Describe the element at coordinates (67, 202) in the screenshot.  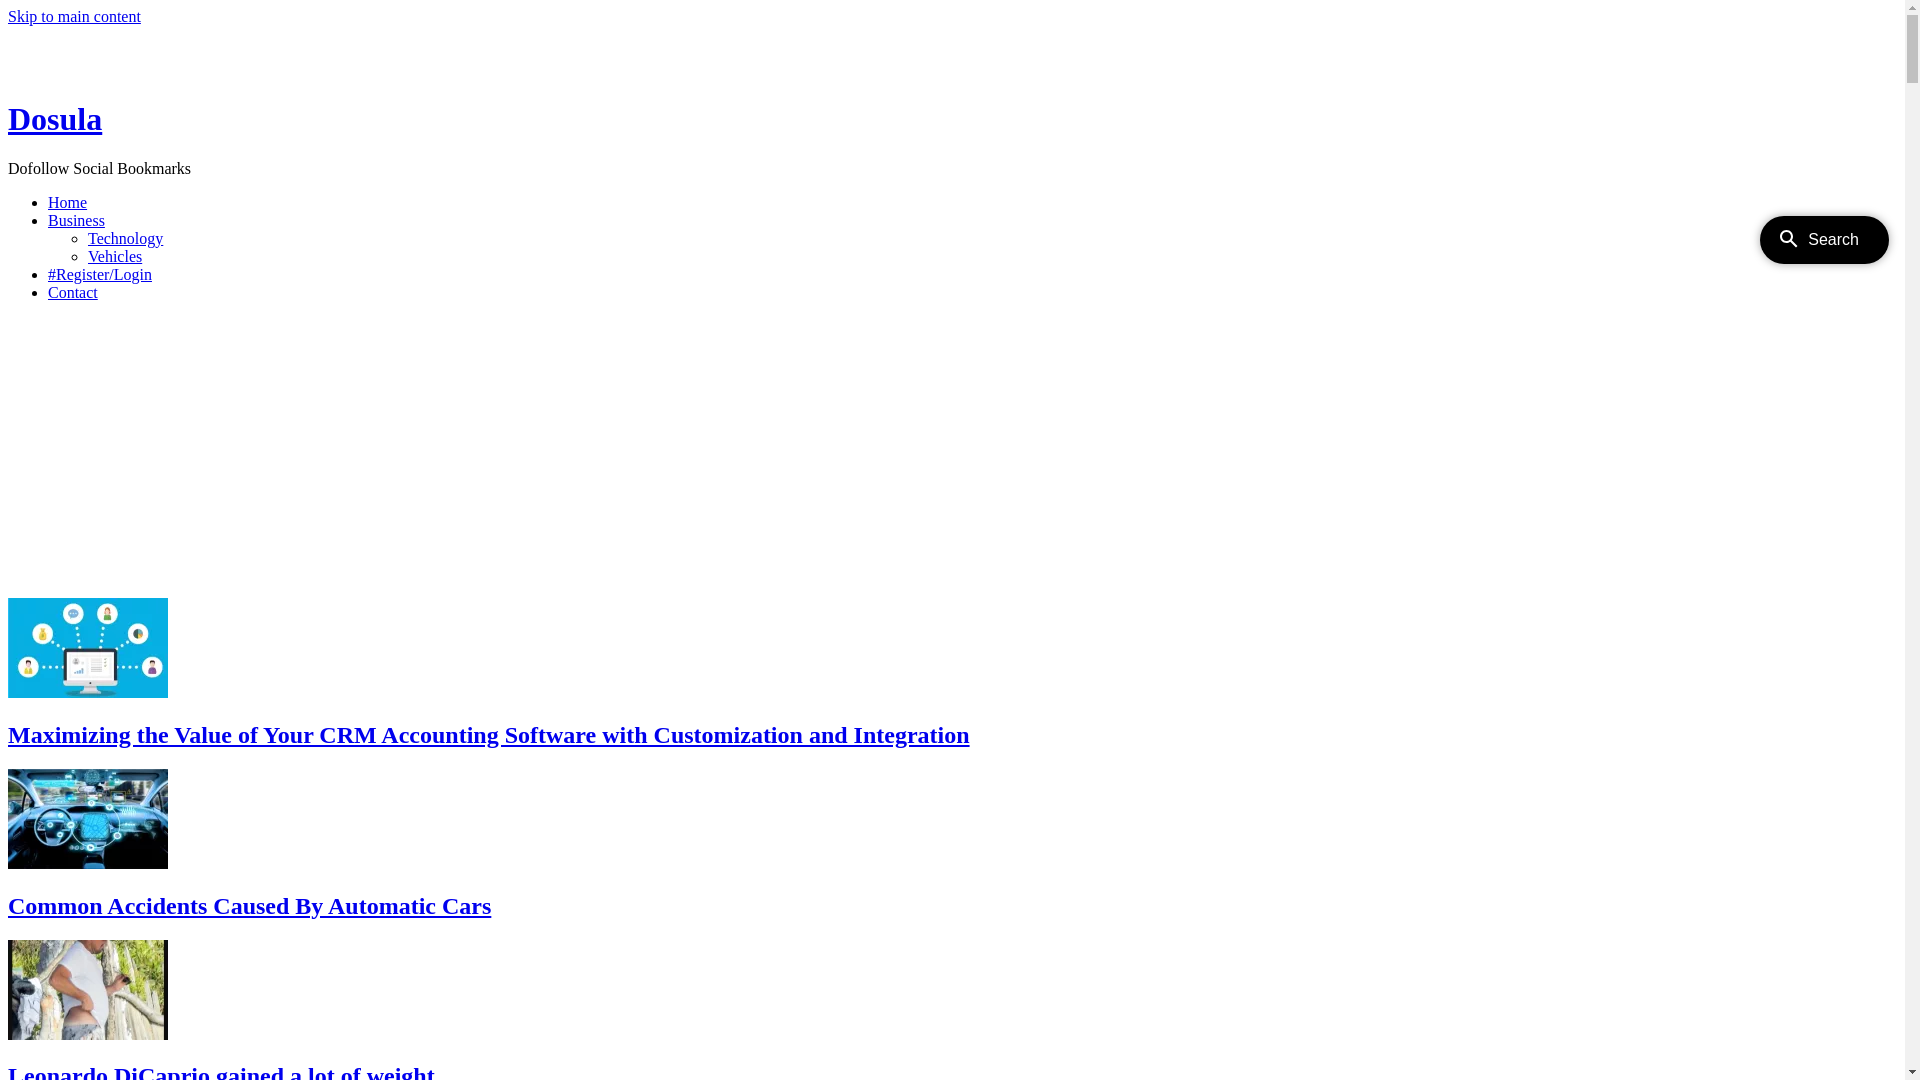
I see `'Home'` at that location.